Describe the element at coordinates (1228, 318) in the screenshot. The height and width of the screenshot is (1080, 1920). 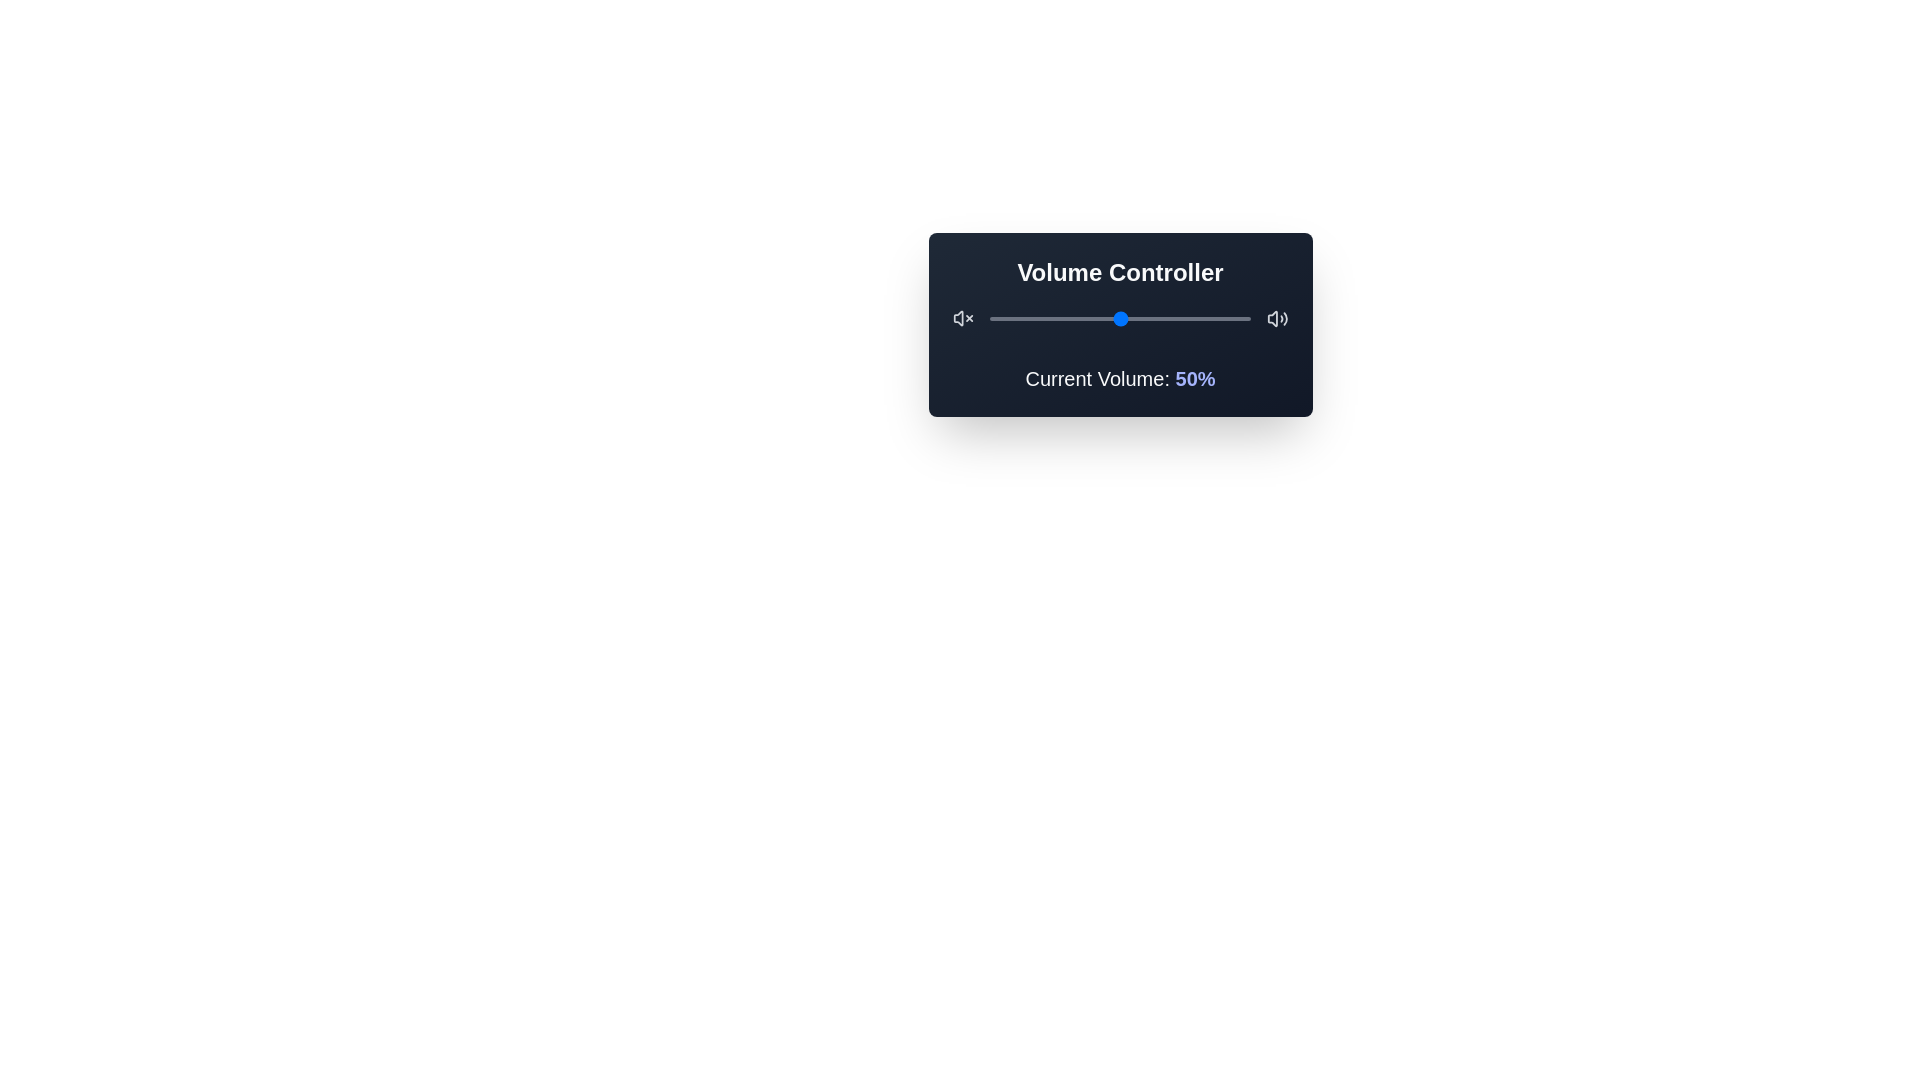
I see `the volume slider to 92%` at that location.